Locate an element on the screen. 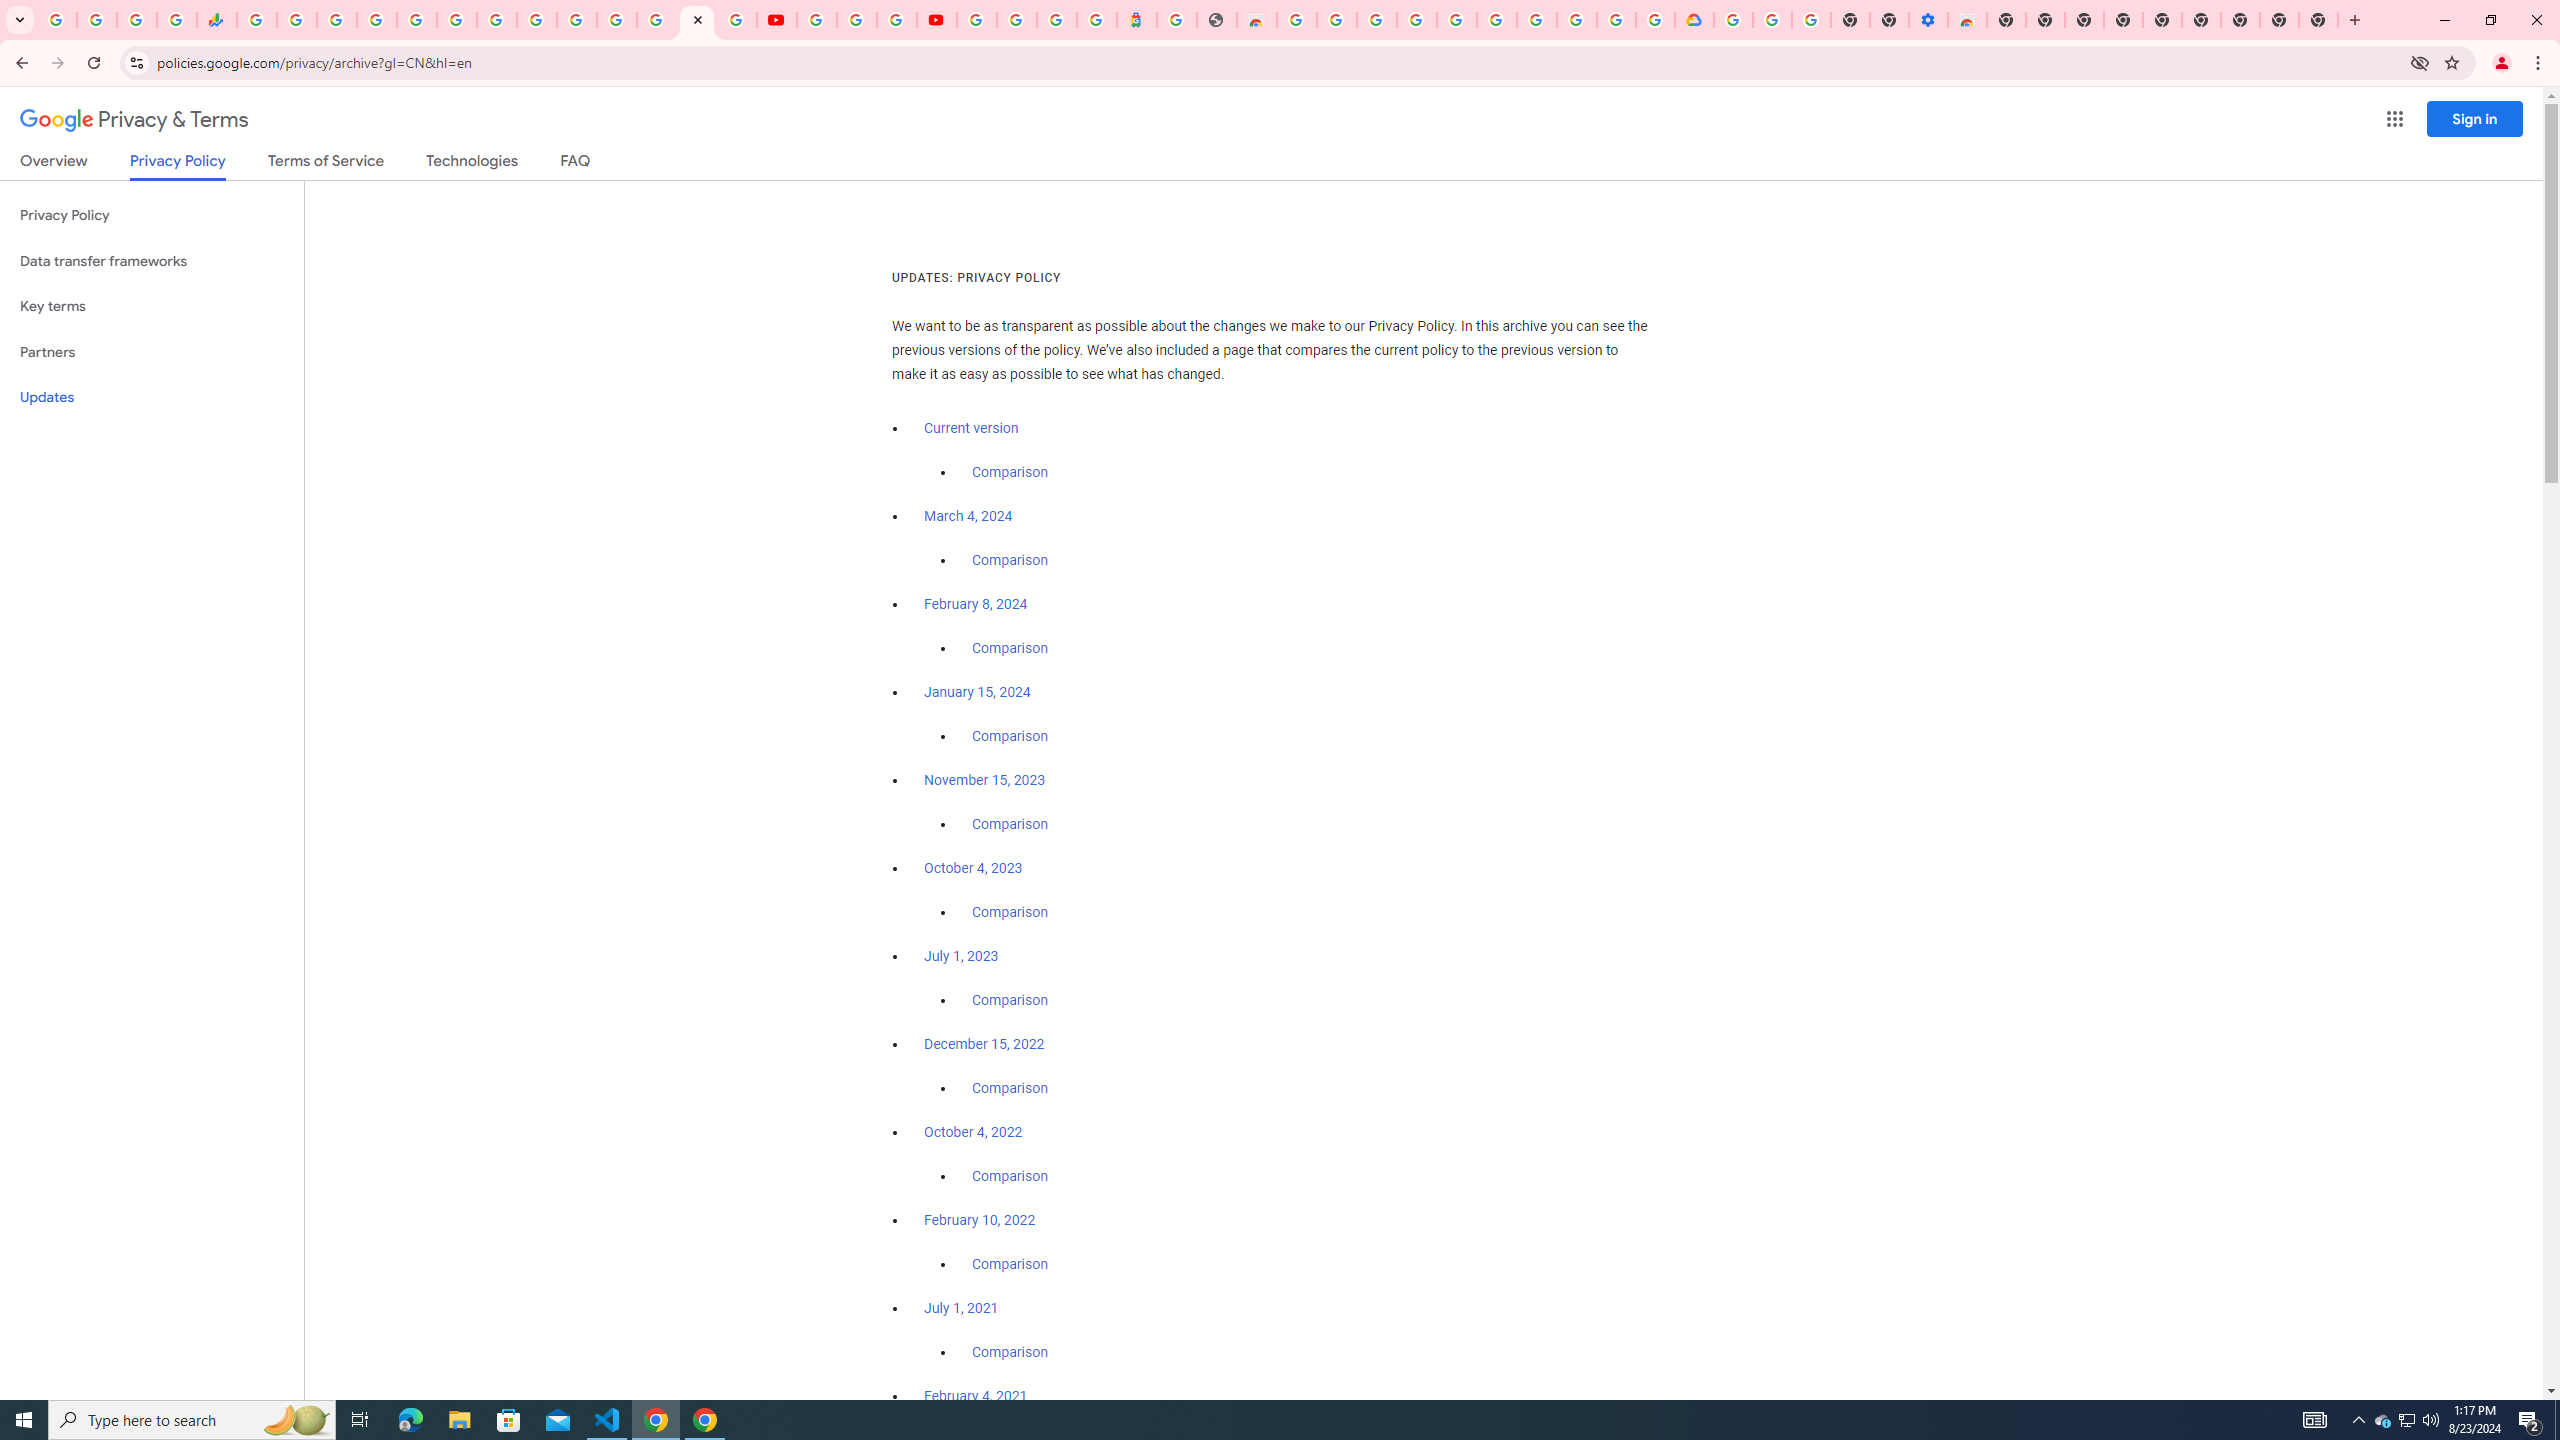 Image resolution: width=2560 pixels, height=1440 pixels. 'Android TV Policies and Guidelines - Transparency Center' is located at coordinates (496, 19).